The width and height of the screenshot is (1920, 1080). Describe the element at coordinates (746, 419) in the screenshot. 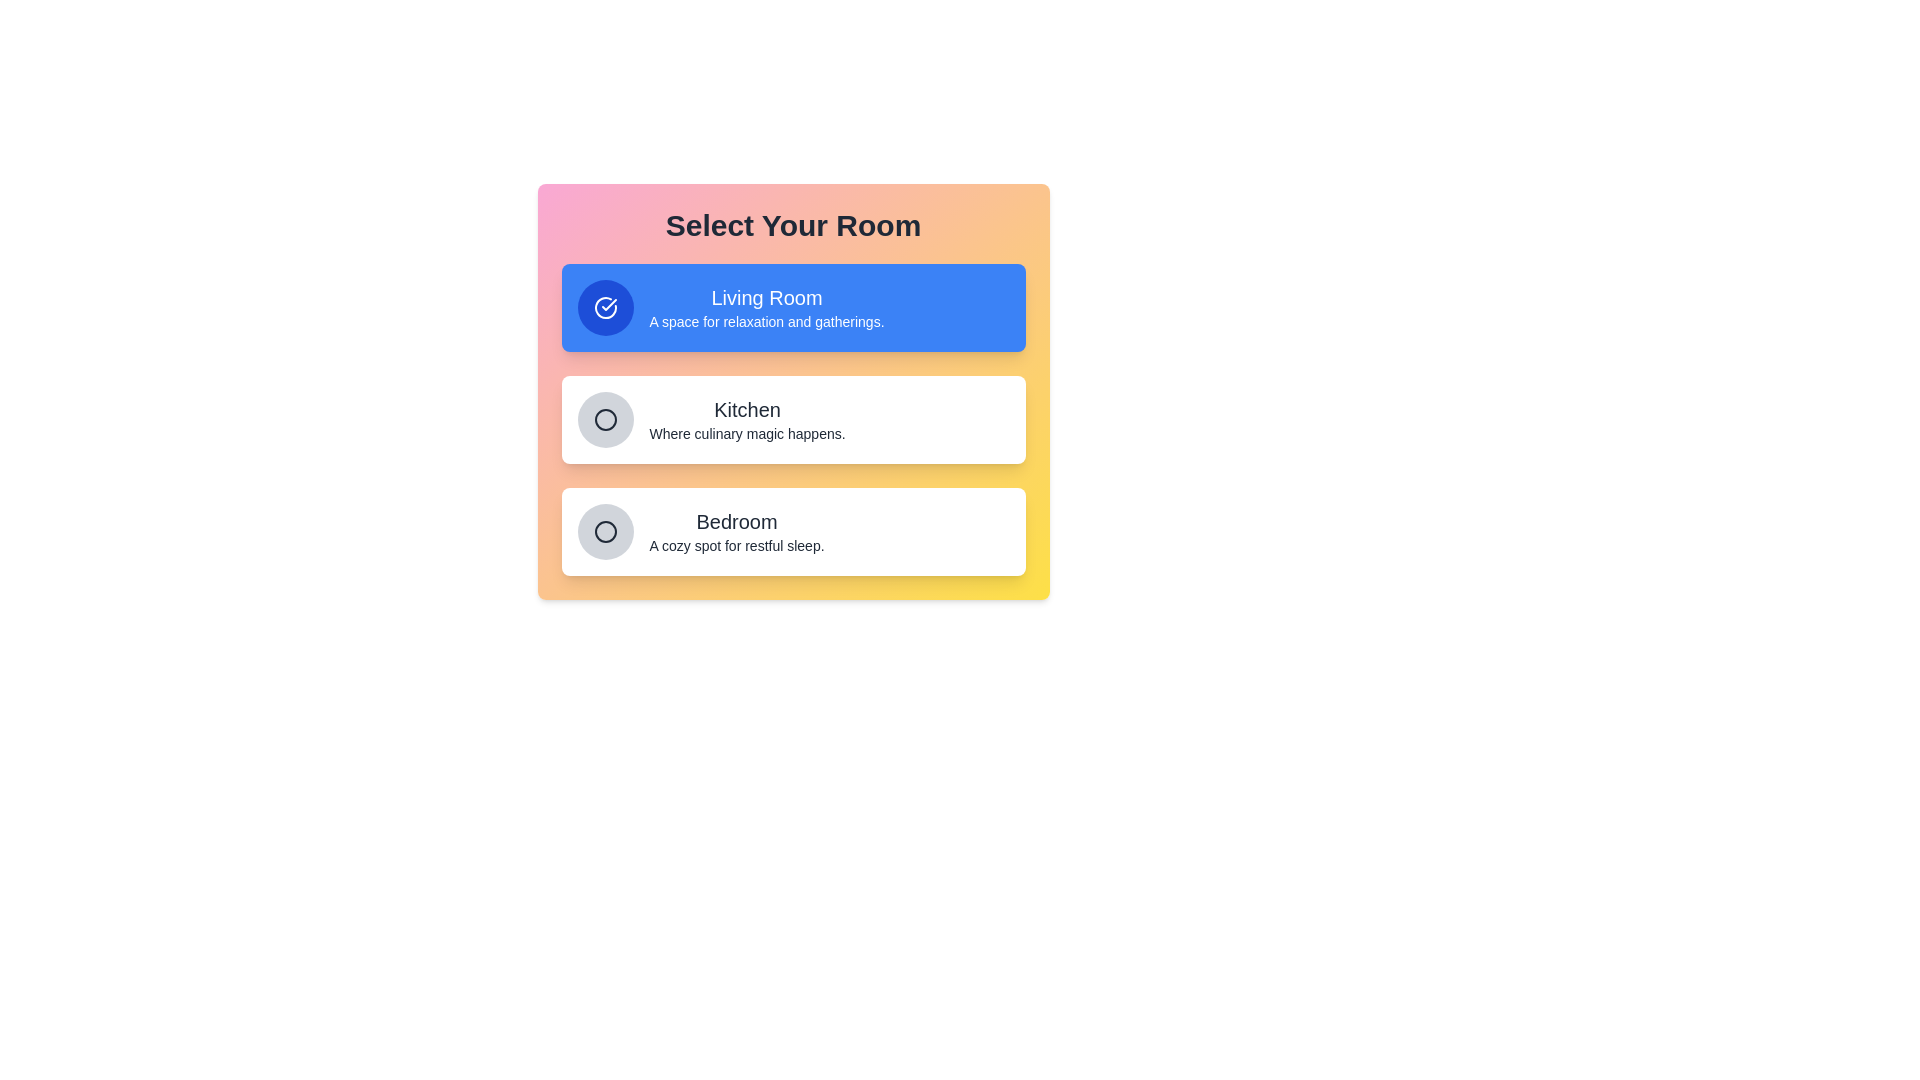

I see `the 'Kitchen' text label with the subtitle 'Where culinary magic happens.'` at that location.